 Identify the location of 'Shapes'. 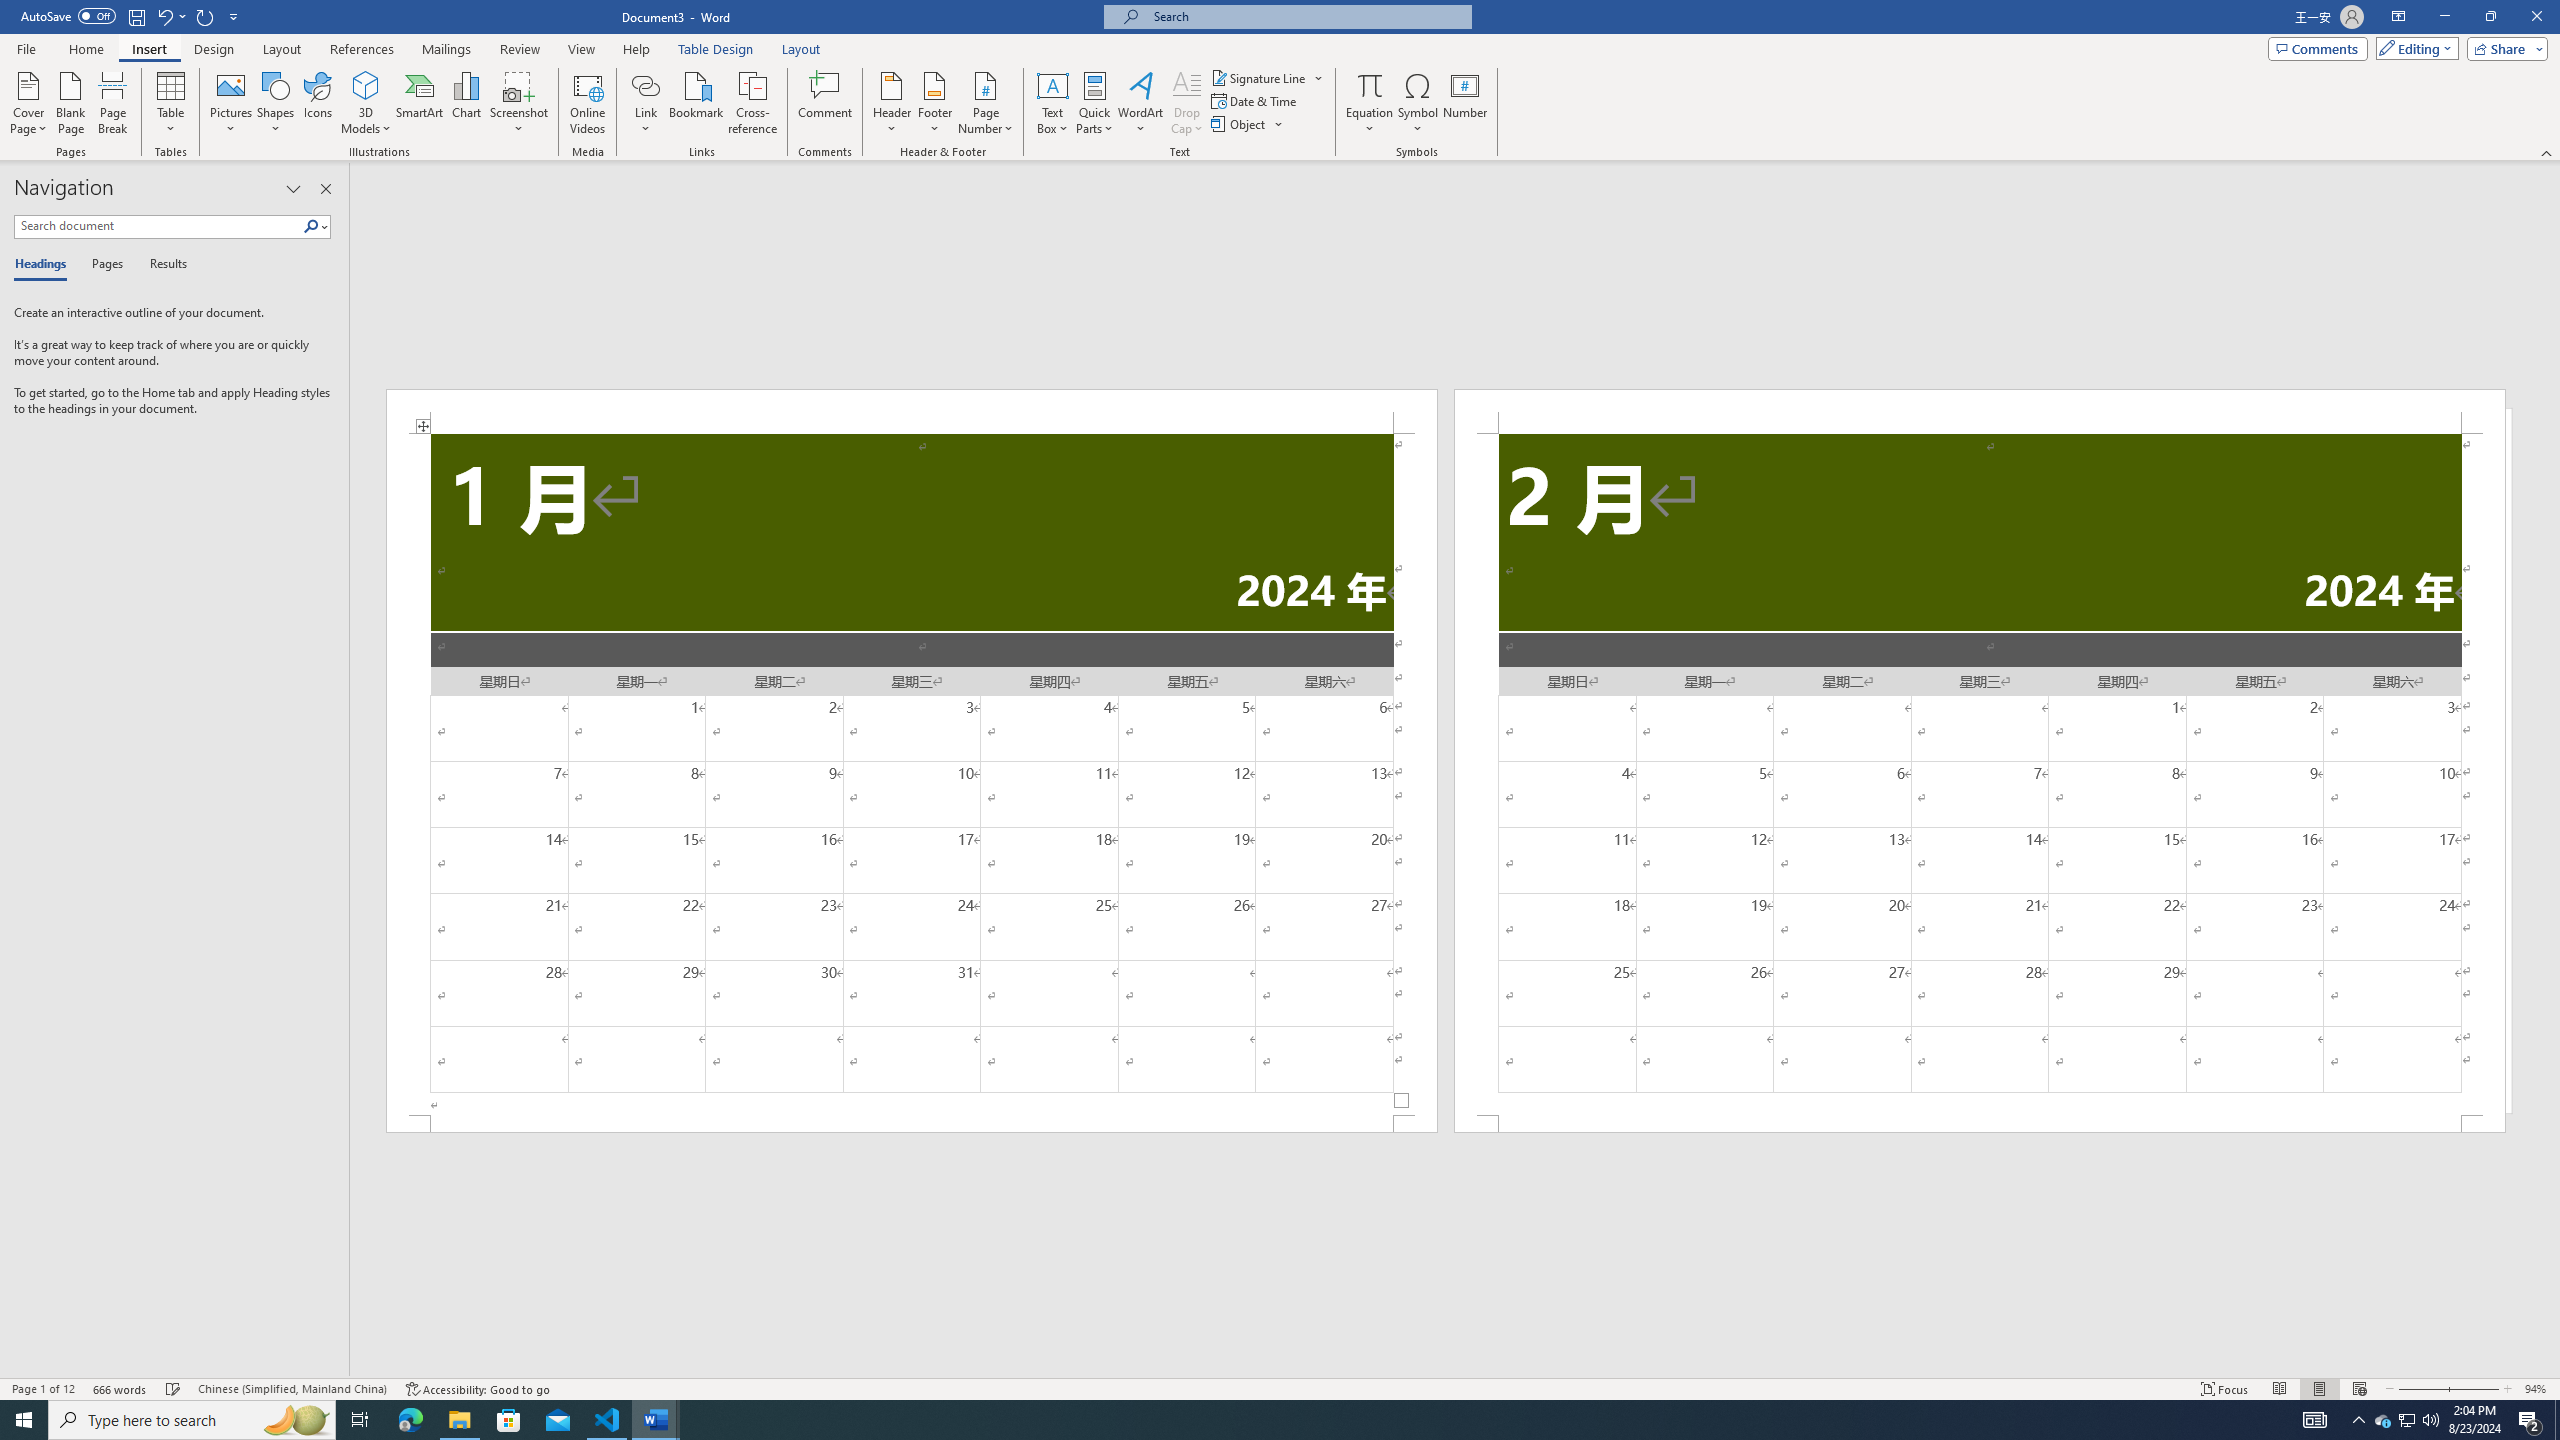
(276, 103).